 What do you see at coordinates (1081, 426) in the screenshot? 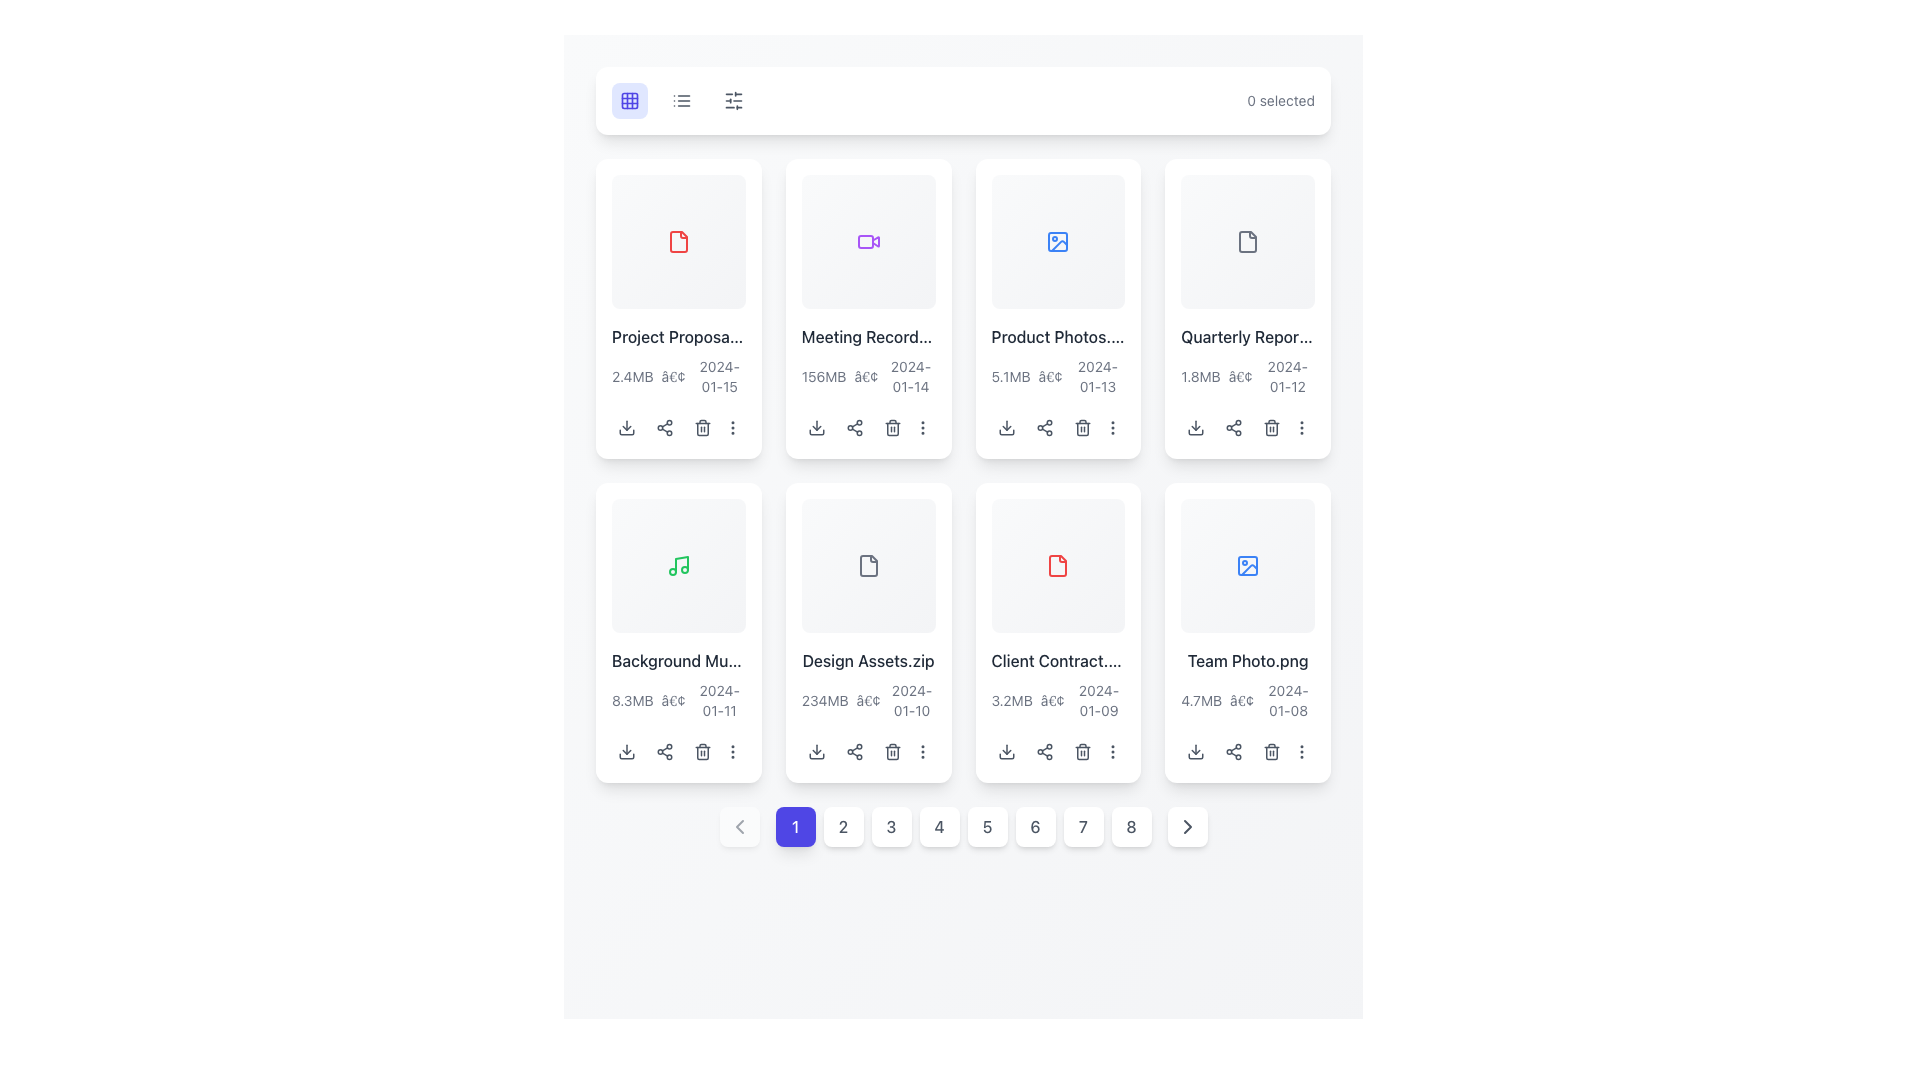
I see `the delete button located in the controls area below the 'Product Photos' card, which is the third interactive item from the right in the third column of the grid` at bounding box center [1081, 426].